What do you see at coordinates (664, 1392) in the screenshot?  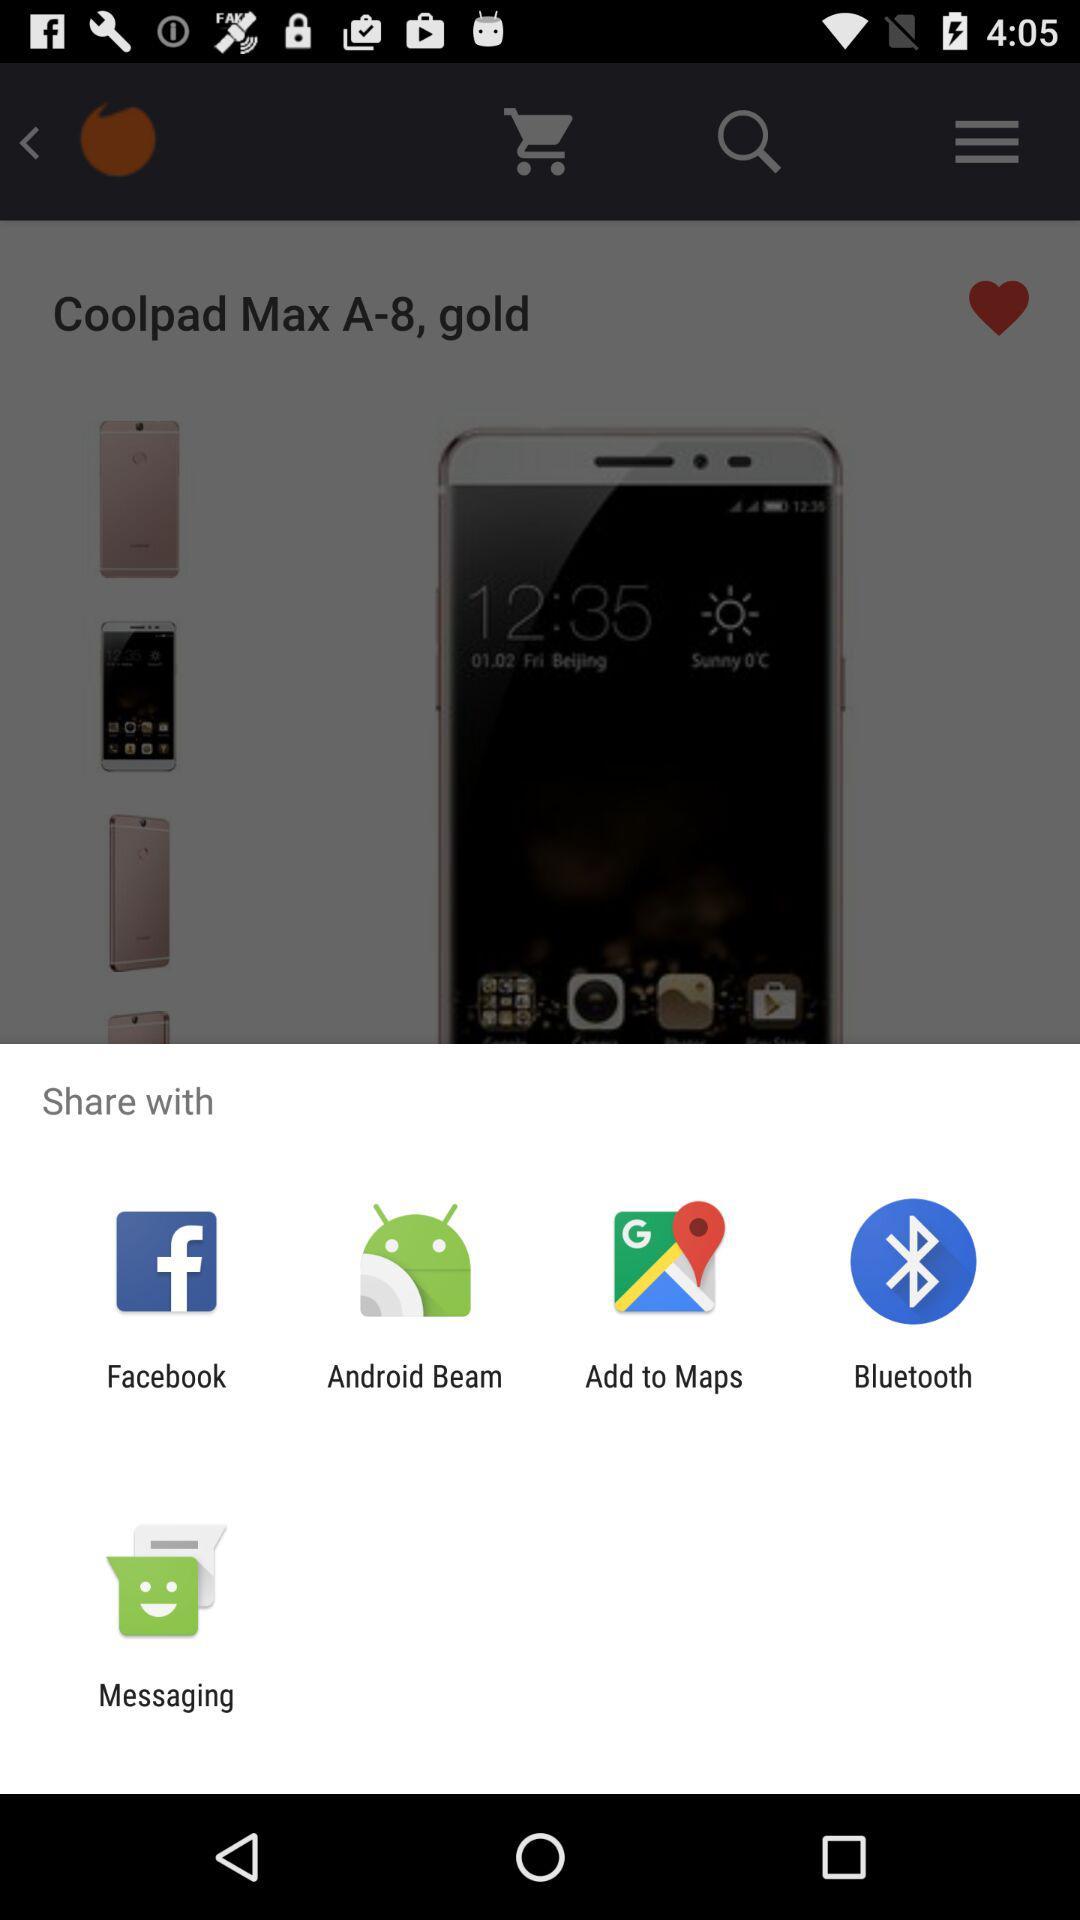 I see `the app next to the android beam app` at bounding box center [664, 1392].